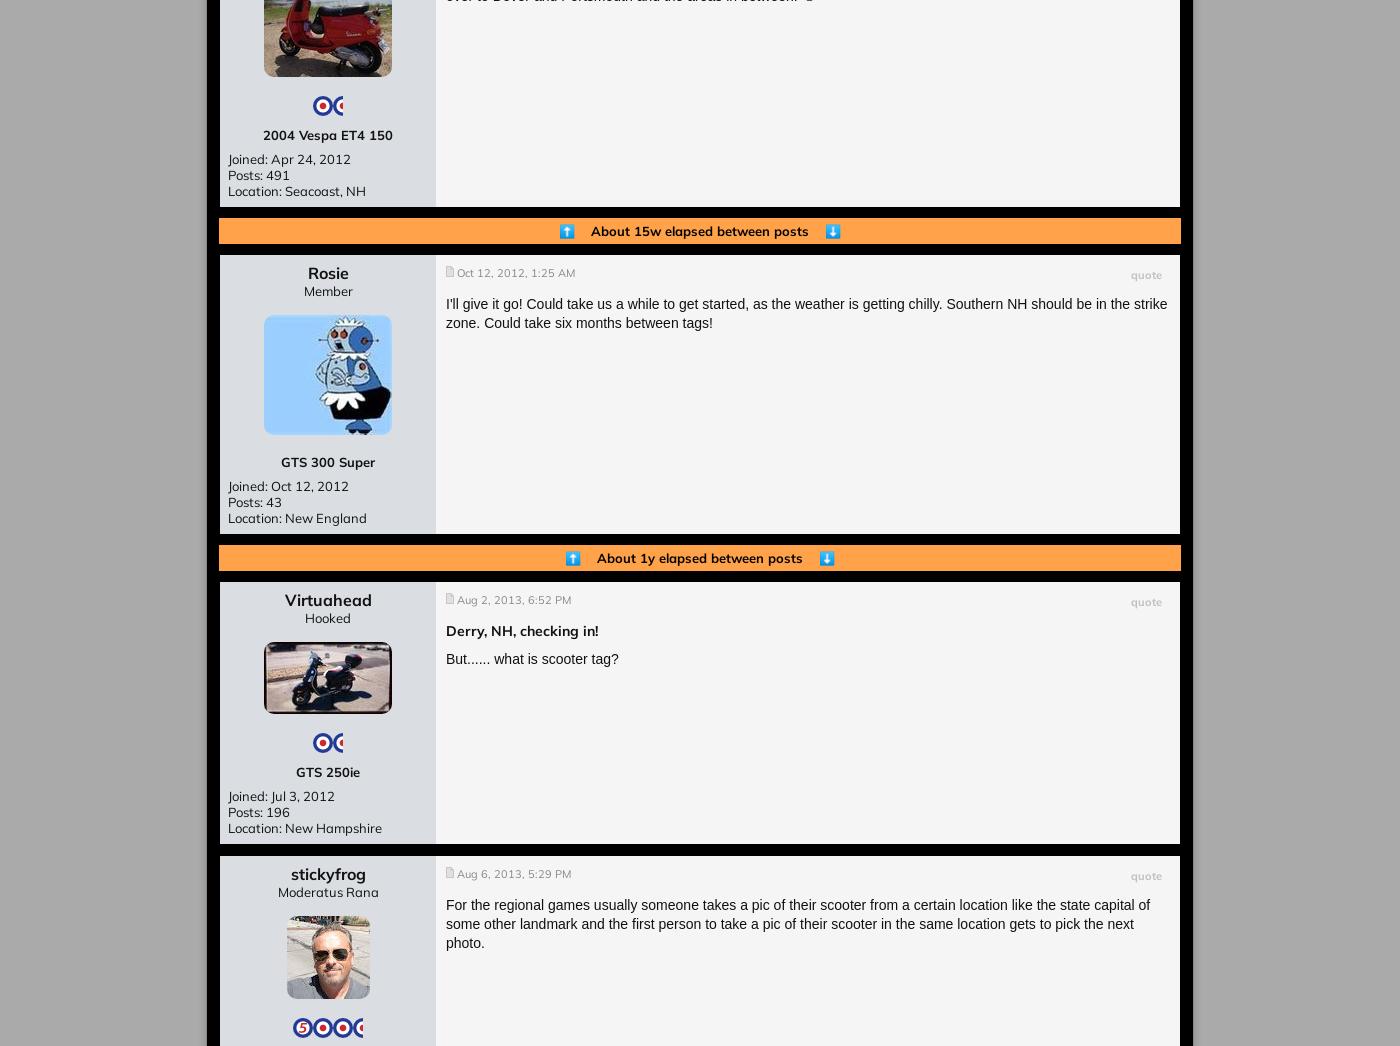 The width and height of the screenshot is (1400, 1046). What do you see at coordinates (302, 796) in the screenshot?
I see `'Jul 3, 2012'` at bounding box center [302, 796].